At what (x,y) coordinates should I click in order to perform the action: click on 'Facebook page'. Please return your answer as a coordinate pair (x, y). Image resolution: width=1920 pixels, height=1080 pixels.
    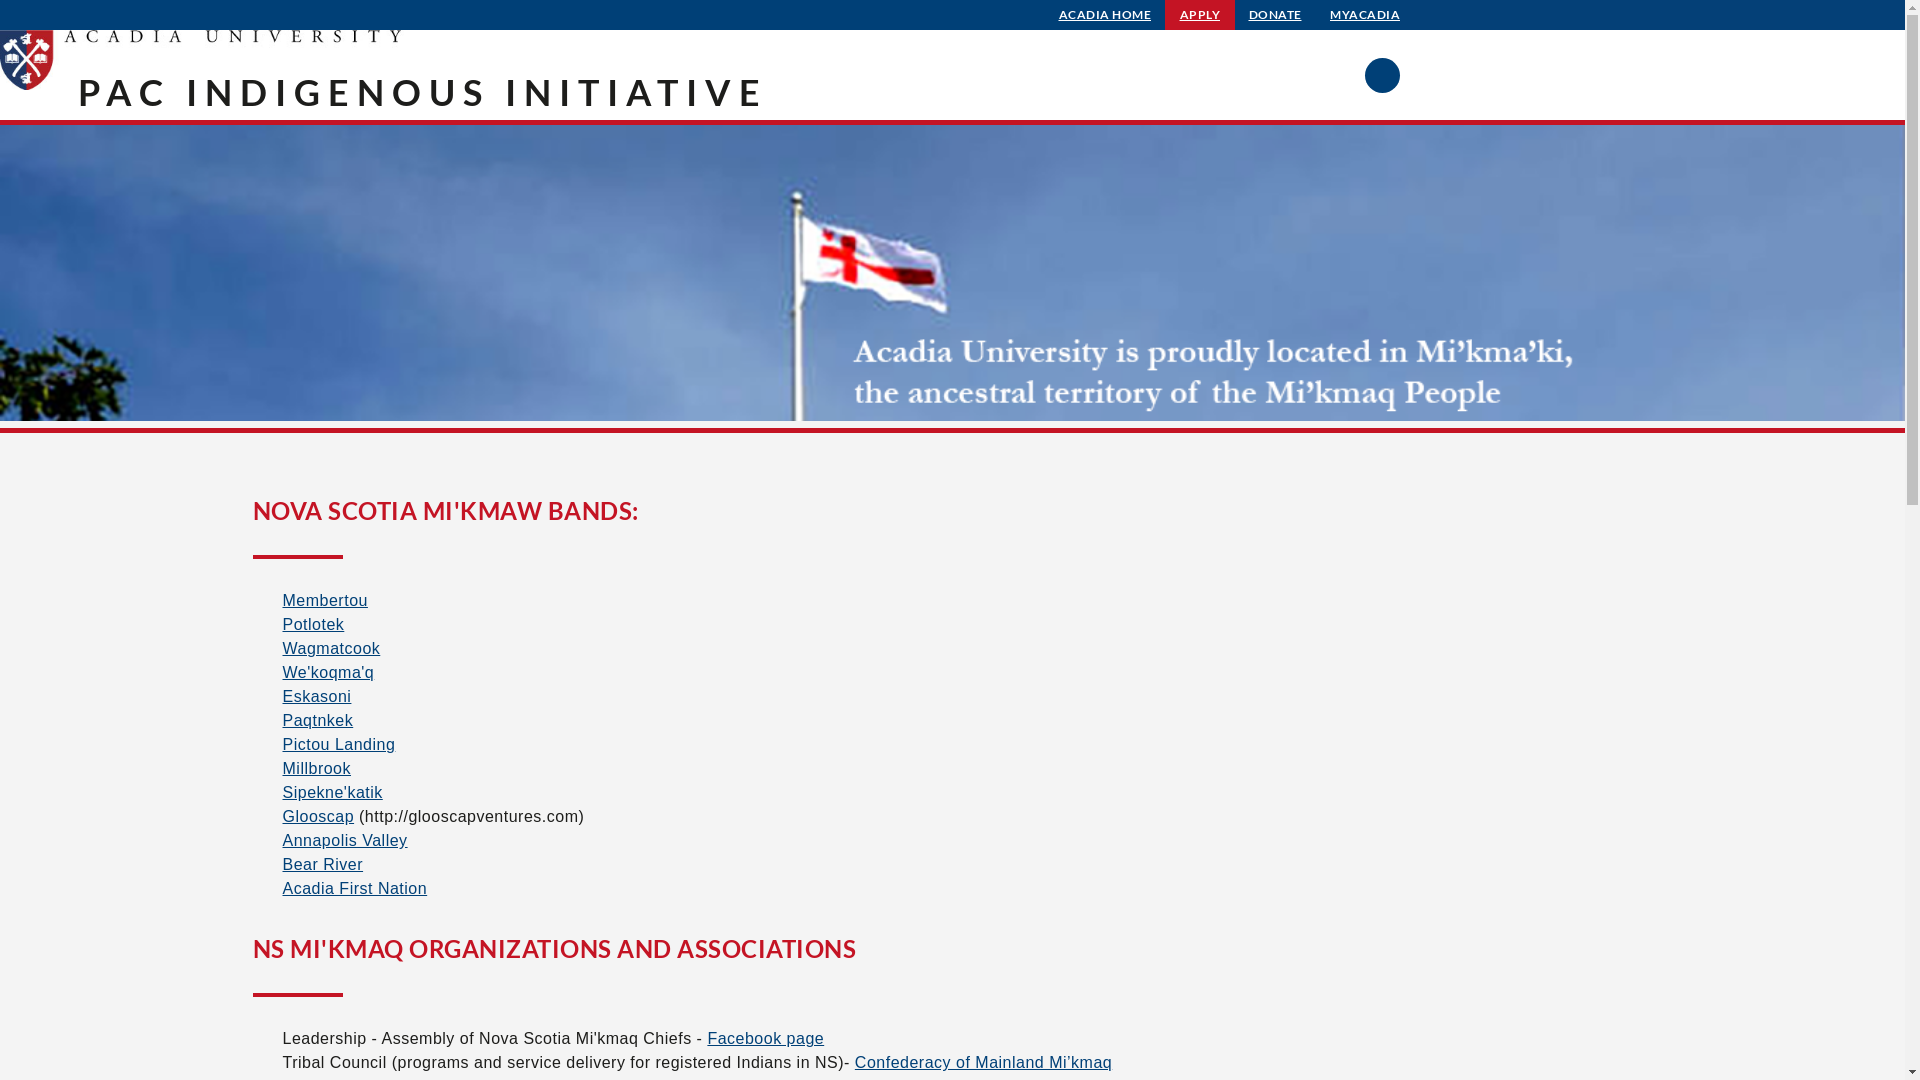
    Looking at the image, I should click on (764, 1037).